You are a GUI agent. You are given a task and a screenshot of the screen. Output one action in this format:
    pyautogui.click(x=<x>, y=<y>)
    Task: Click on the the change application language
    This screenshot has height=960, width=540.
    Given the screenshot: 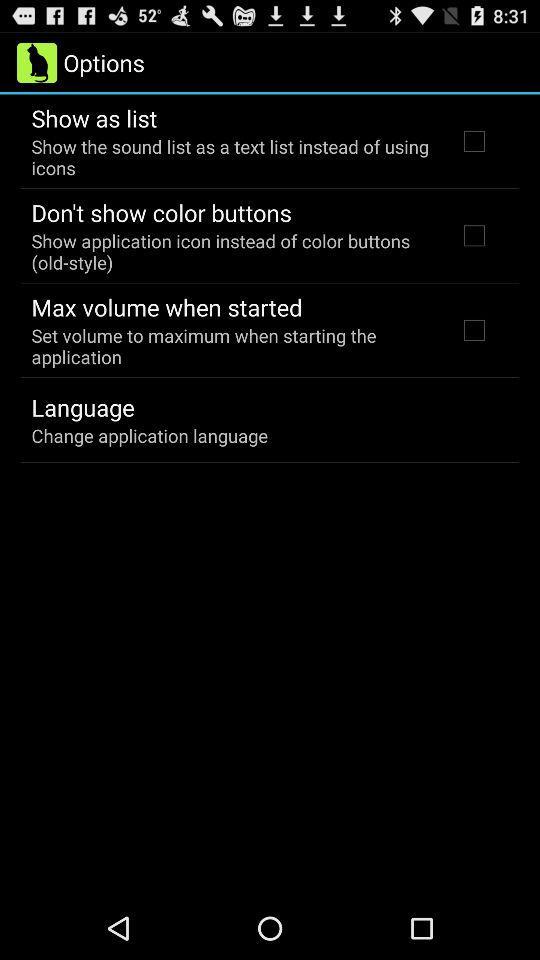 What is the action you would take?
    pyautogui.click(x=148, y=435)
    